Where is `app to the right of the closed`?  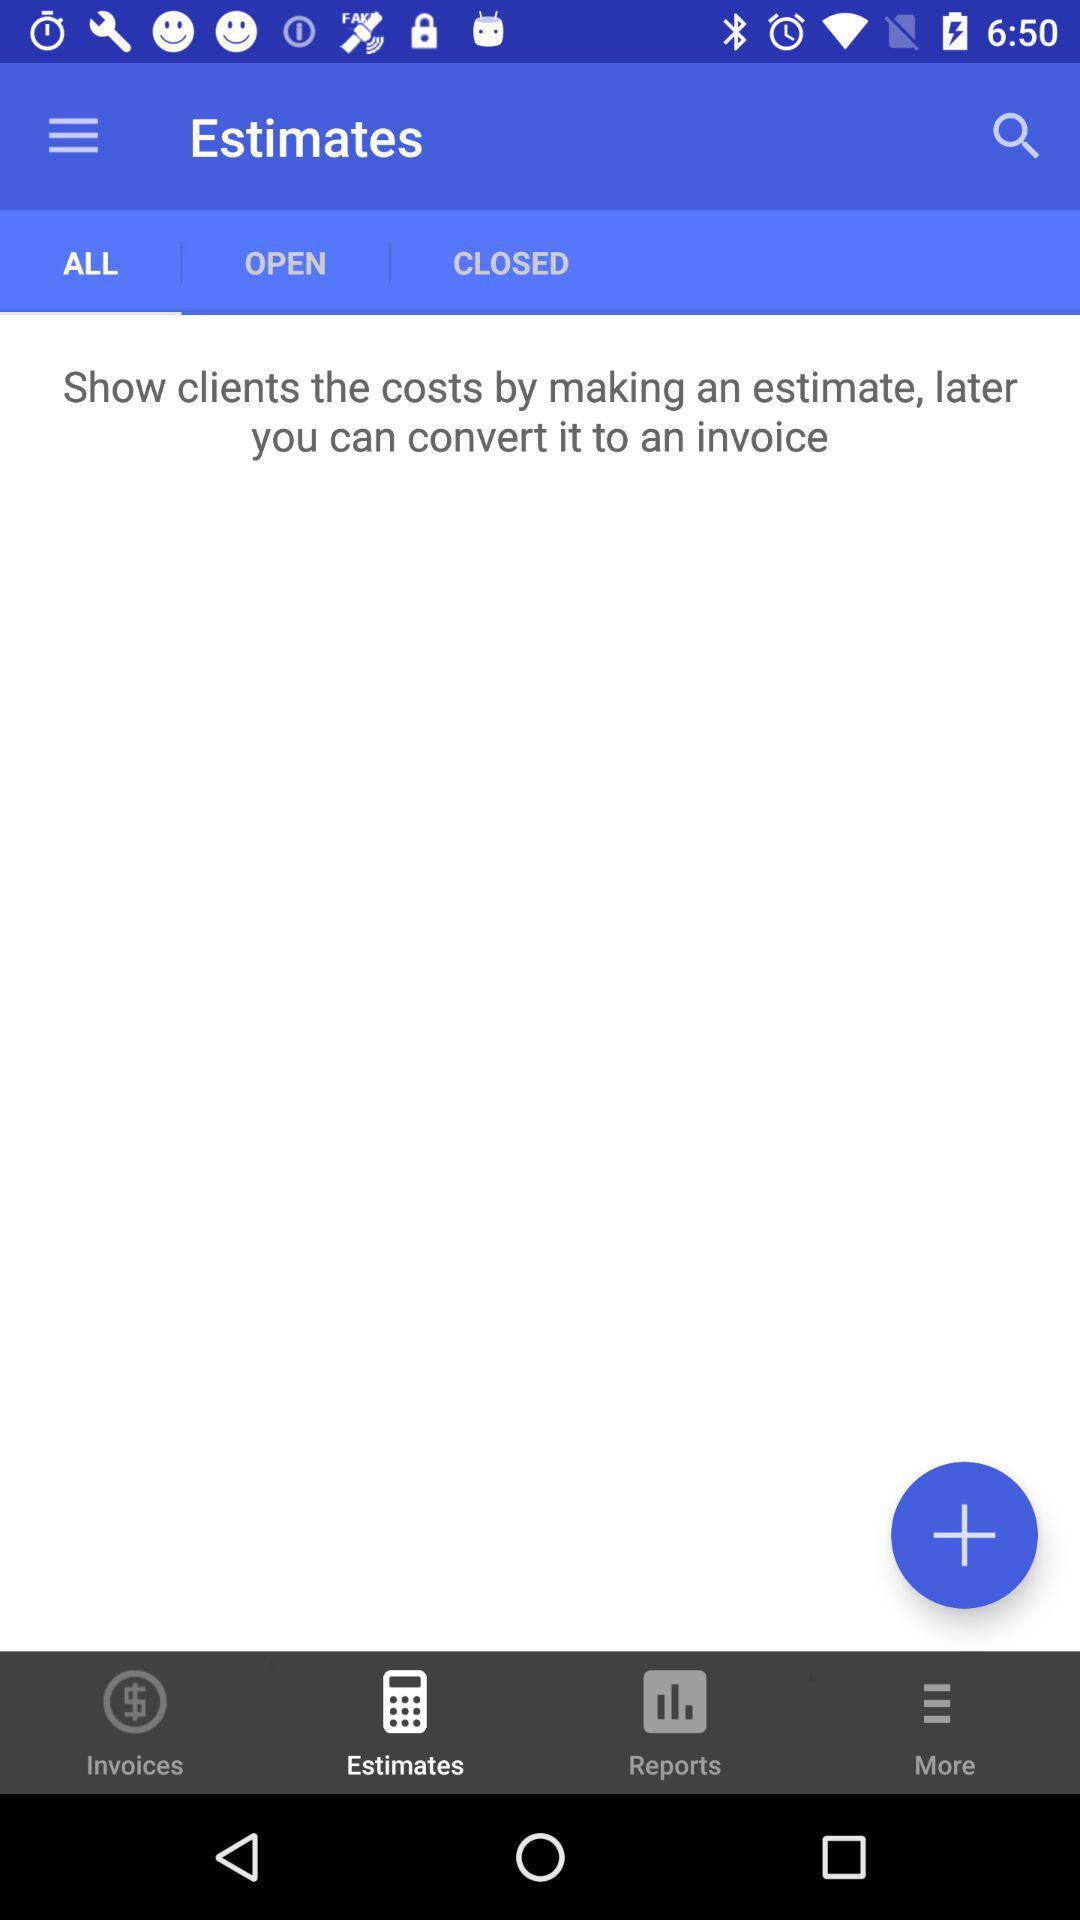
app to the right of the closed is located at coordinates (1017, 135).